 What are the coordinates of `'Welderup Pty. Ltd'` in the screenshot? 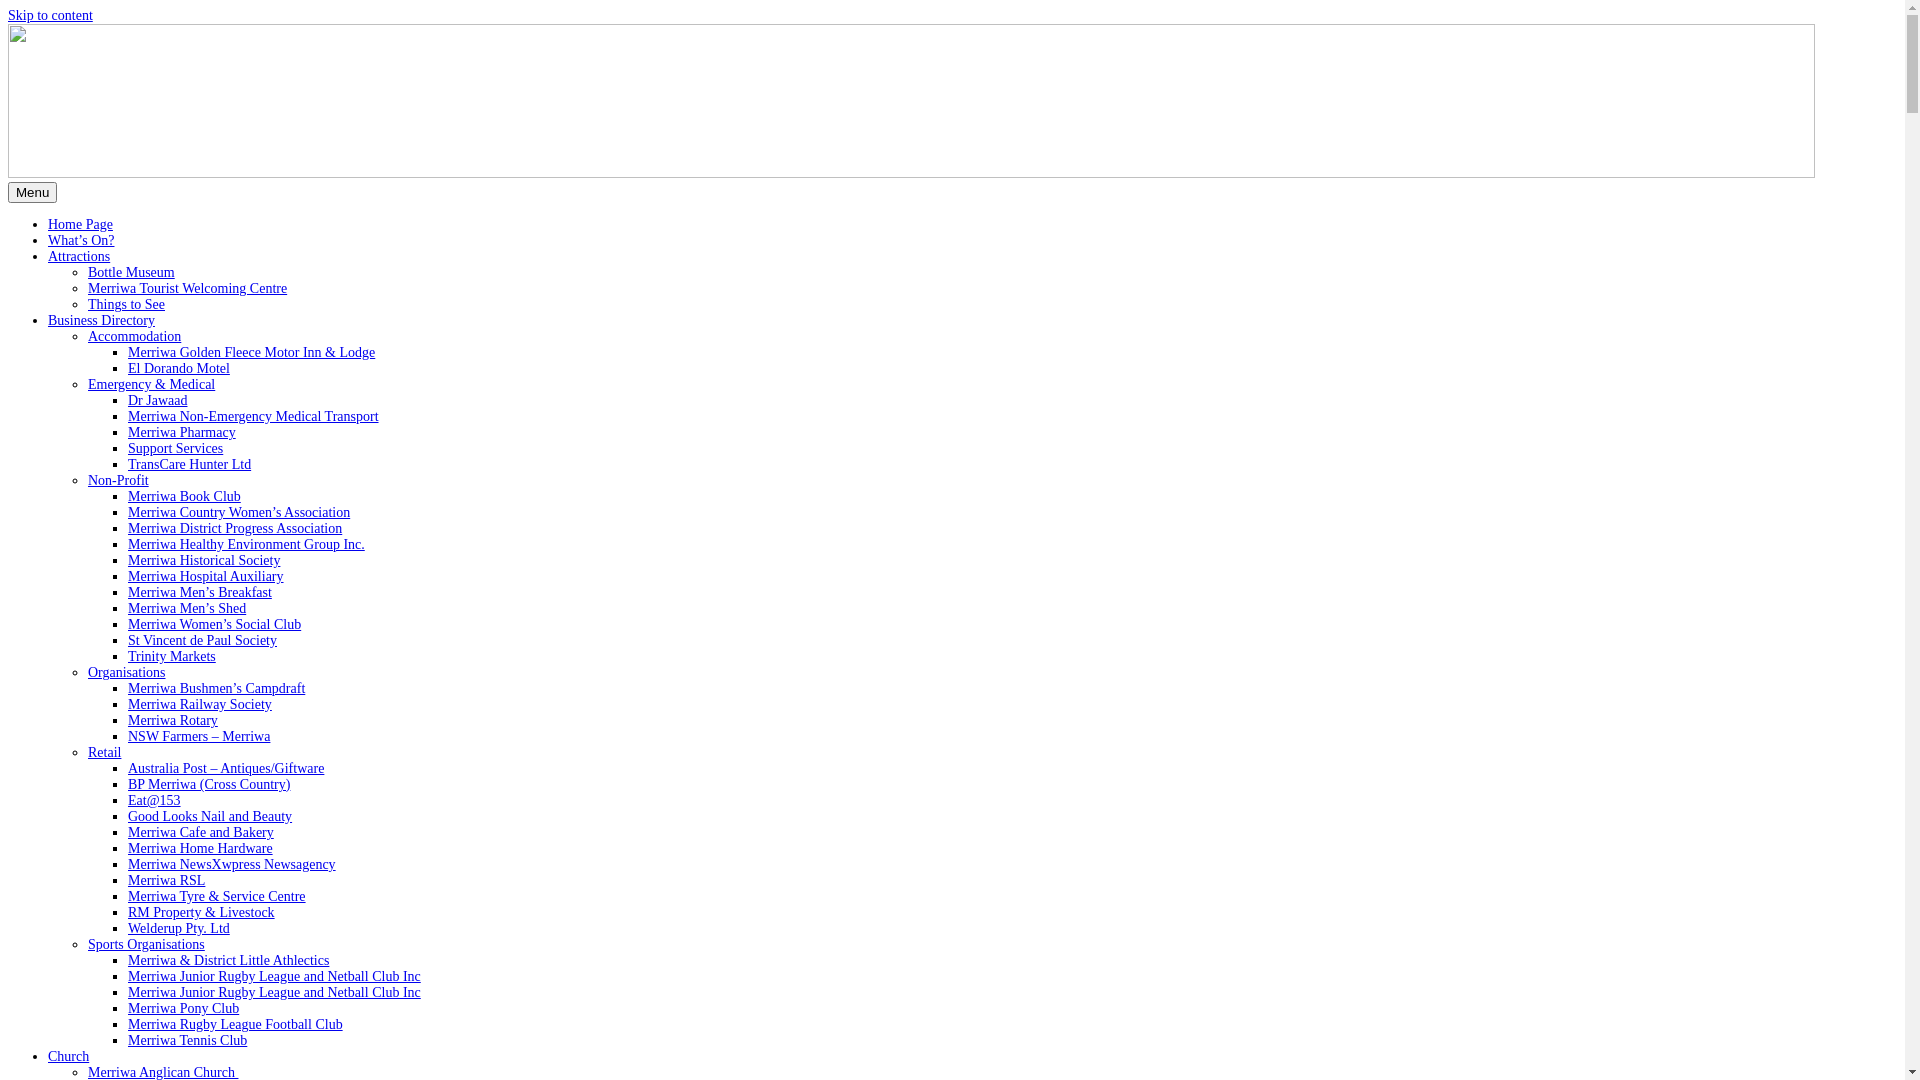 It's located at (178, 928).